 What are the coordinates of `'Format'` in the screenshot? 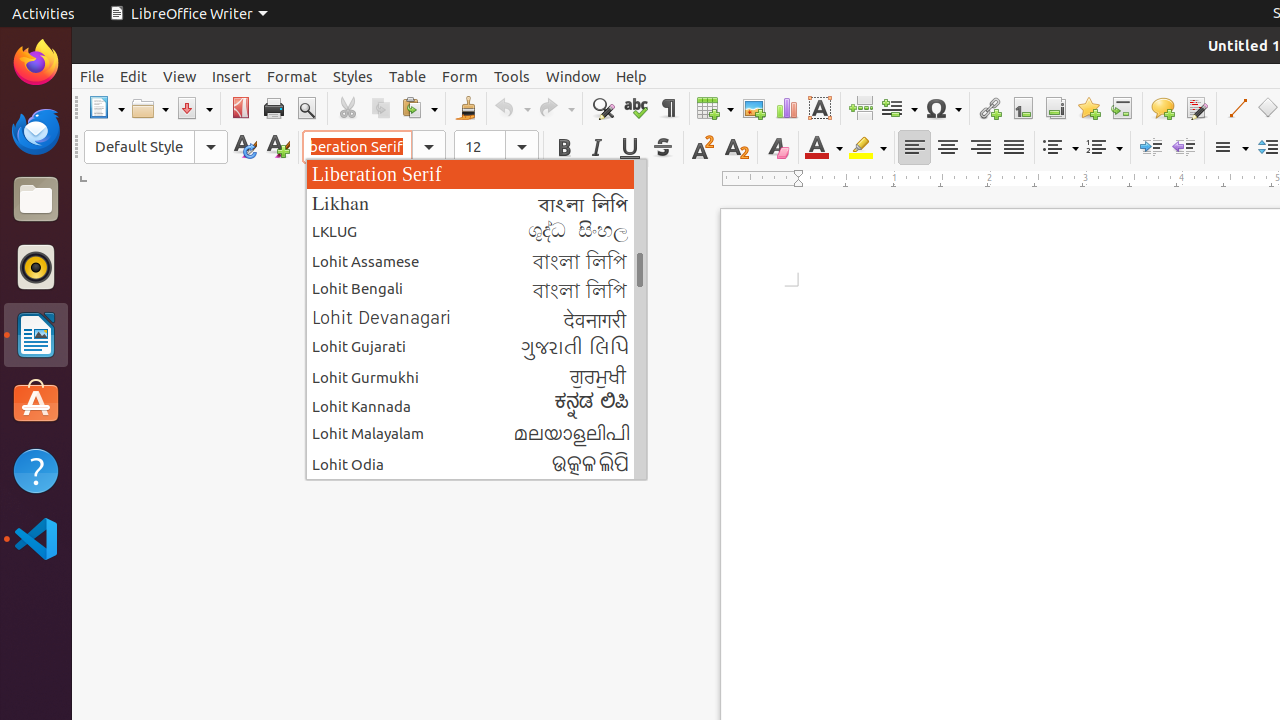 It's located at (290, 75).